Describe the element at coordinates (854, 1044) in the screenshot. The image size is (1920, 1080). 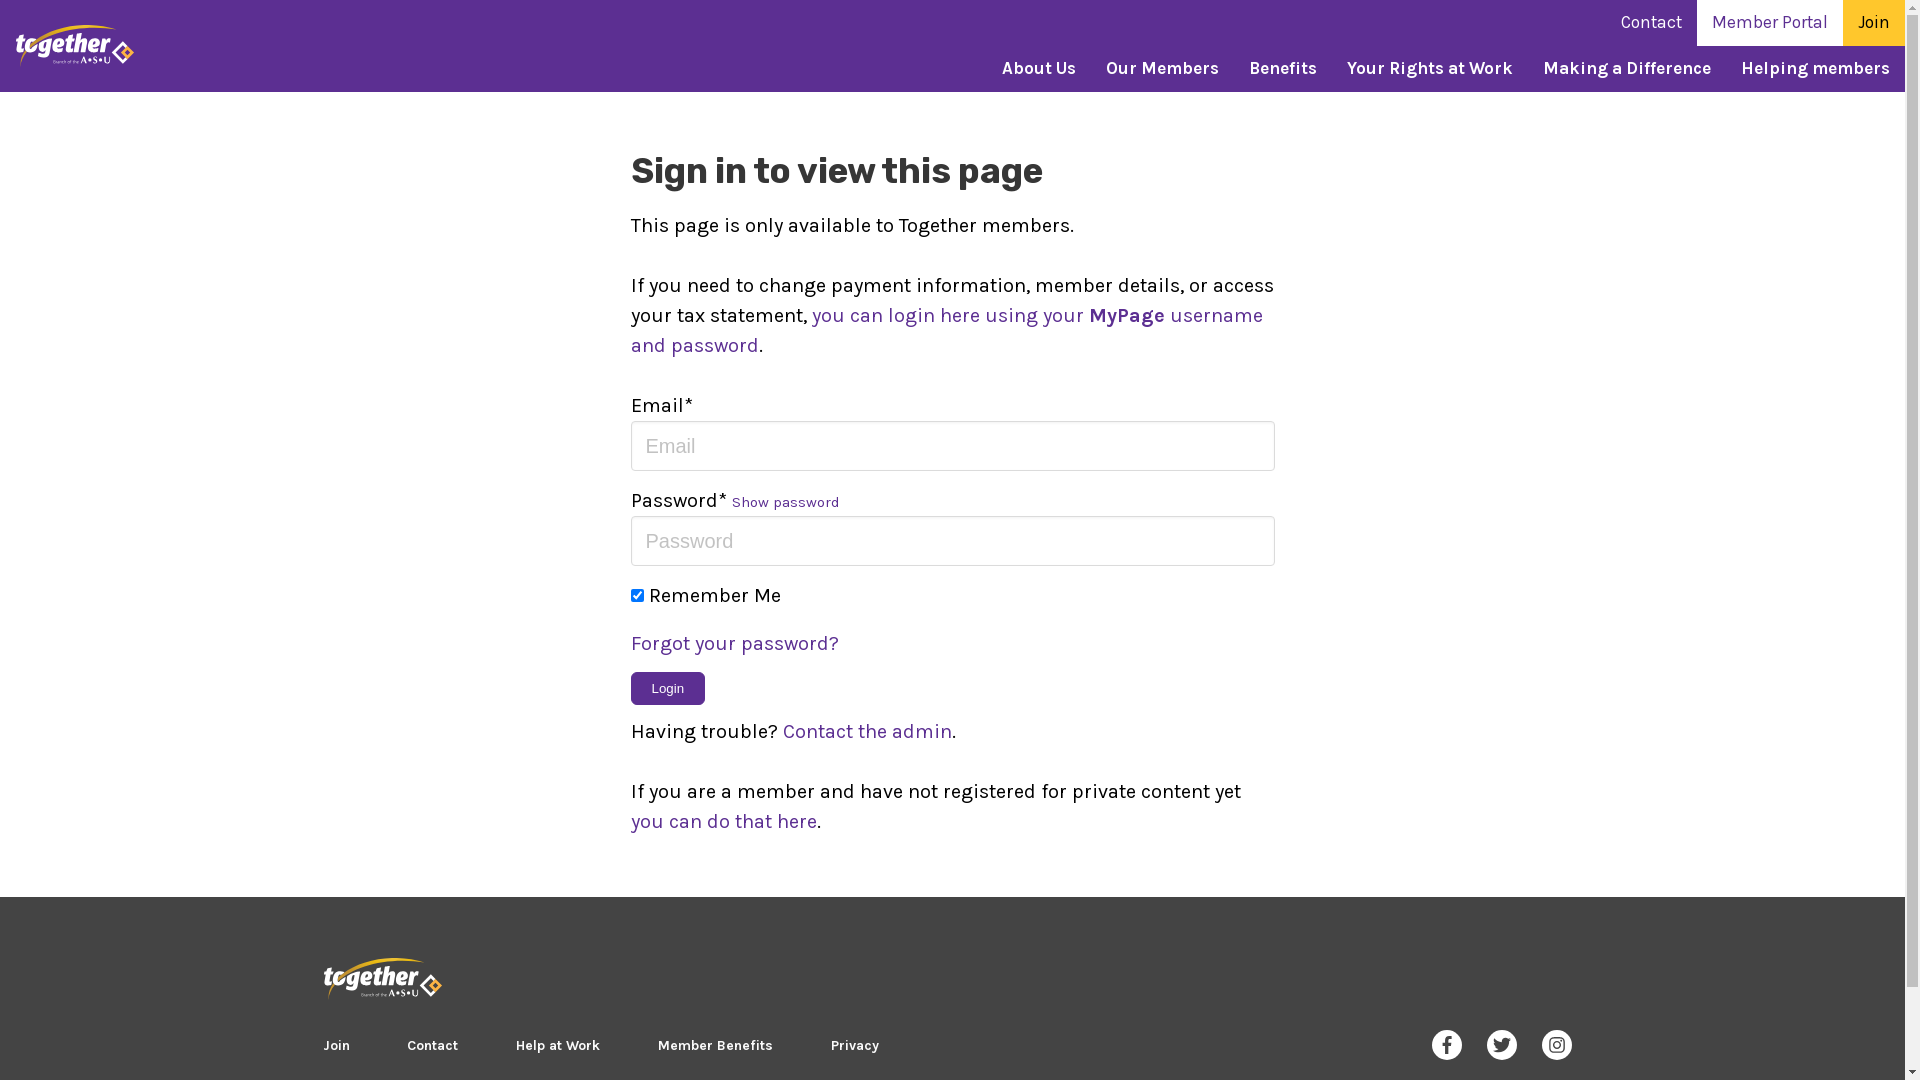
I see `'Privacy'` at that location.